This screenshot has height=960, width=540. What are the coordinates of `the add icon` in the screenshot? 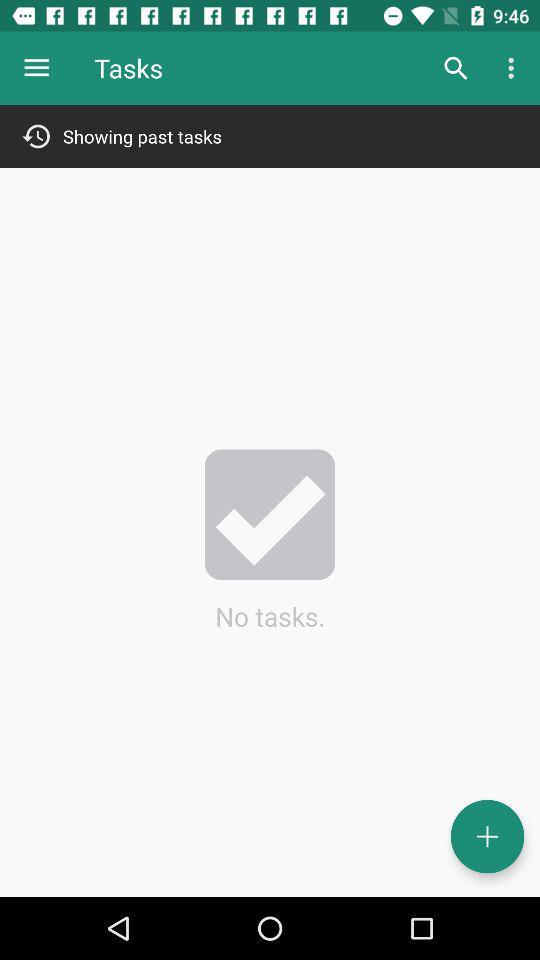 It's located at (486, 836).